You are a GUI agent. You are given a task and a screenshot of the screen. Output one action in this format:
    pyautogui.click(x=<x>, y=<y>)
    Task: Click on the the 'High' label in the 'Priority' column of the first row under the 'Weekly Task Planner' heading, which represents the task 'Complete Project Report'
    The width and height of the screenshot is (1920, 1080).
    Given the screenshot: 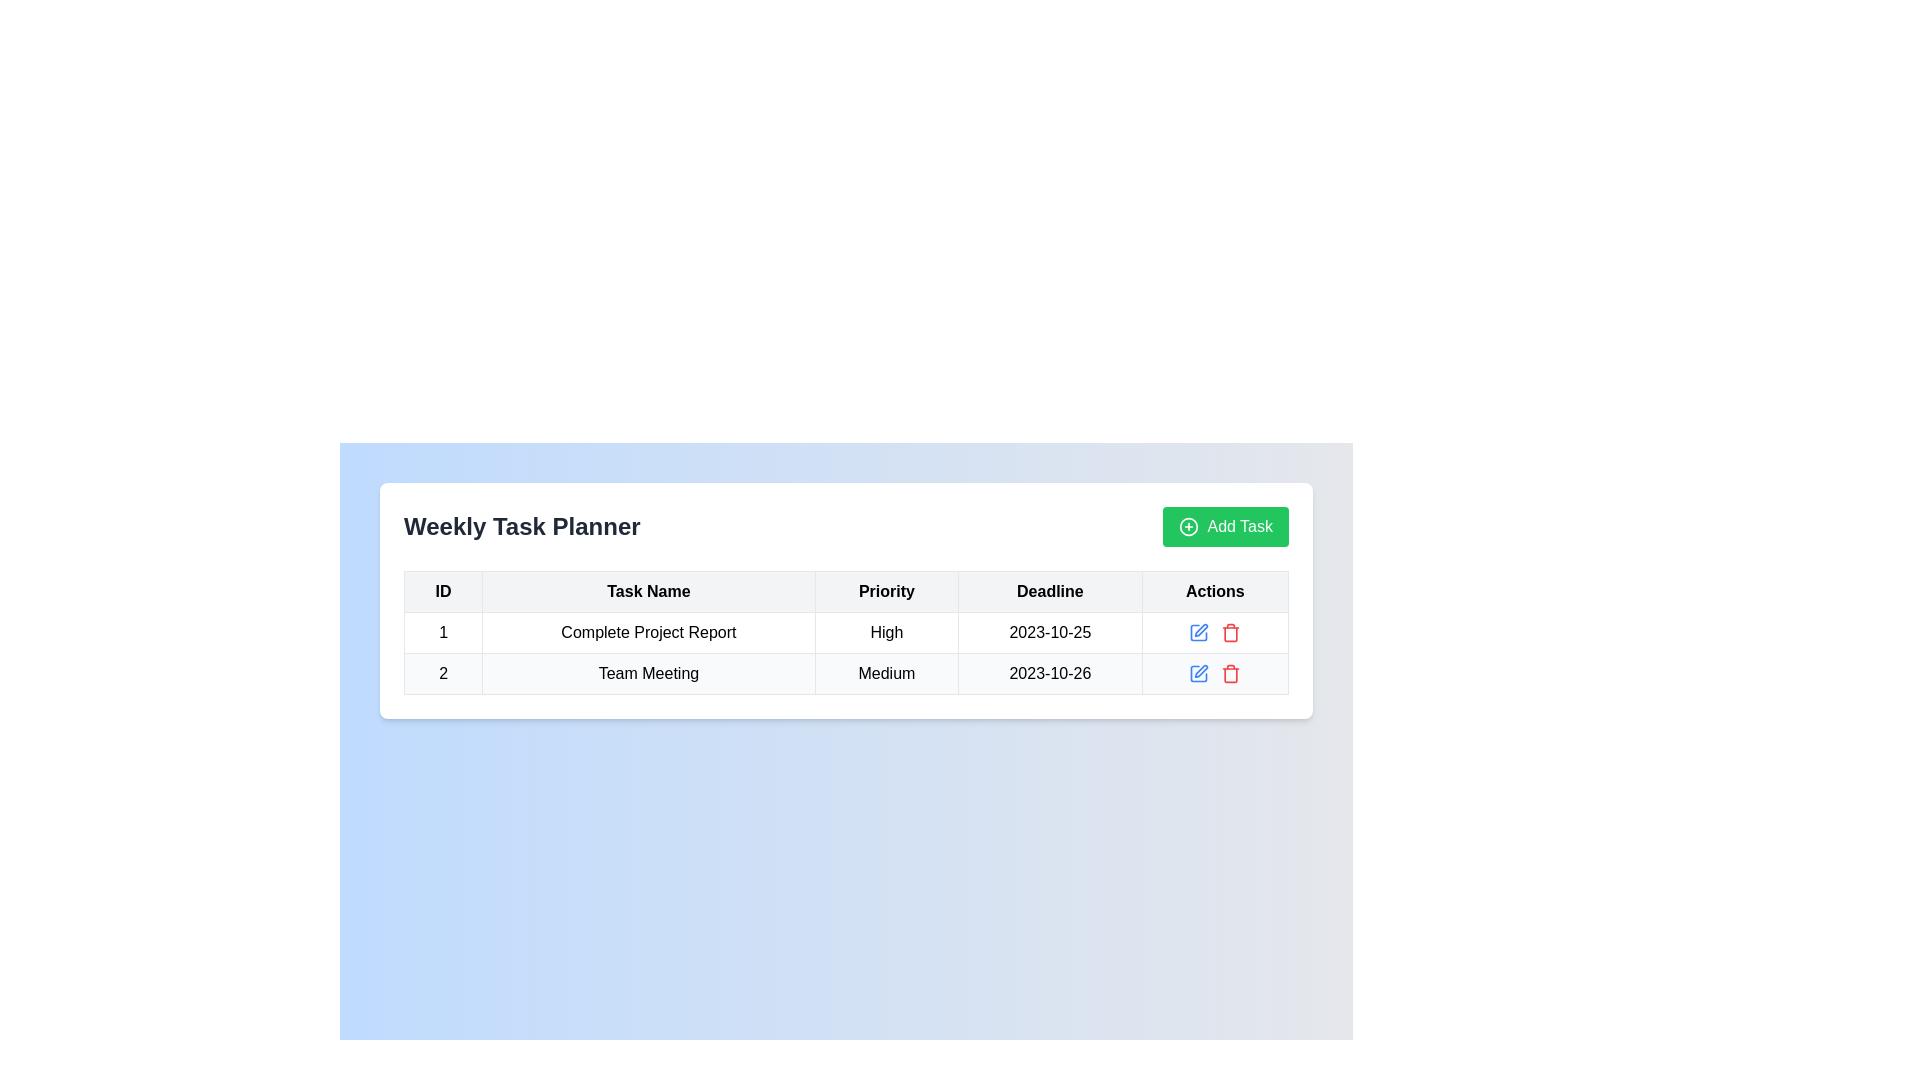 What is the action you would take?
    pyautogui.click(x=885, y=632)
    